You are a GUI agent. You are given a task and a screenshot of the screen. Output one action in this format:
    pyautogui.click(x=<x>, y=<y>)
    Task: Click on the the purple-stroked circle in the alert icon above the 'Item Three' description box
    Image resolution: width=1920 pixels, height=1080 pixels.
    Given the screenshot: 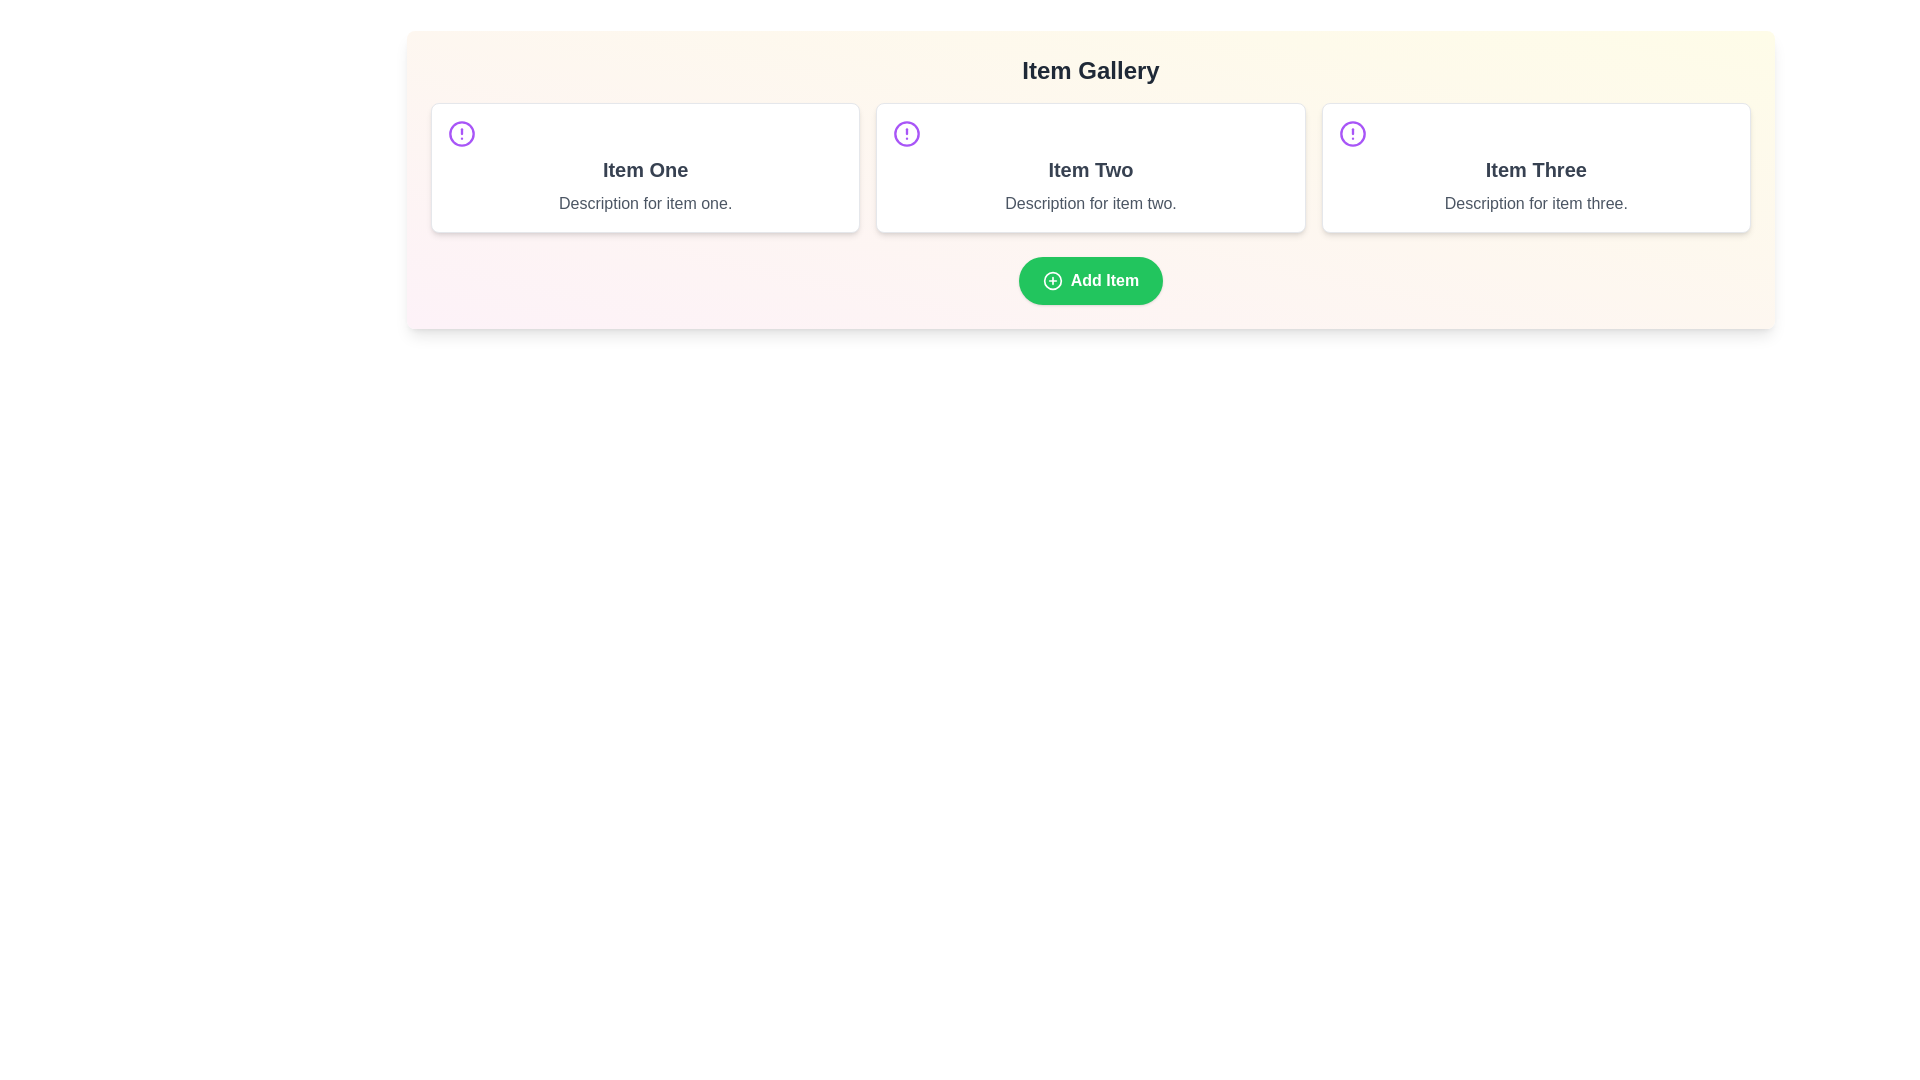 What is the action you would take?
    pyautogui.click(x=1352, y=134)
    